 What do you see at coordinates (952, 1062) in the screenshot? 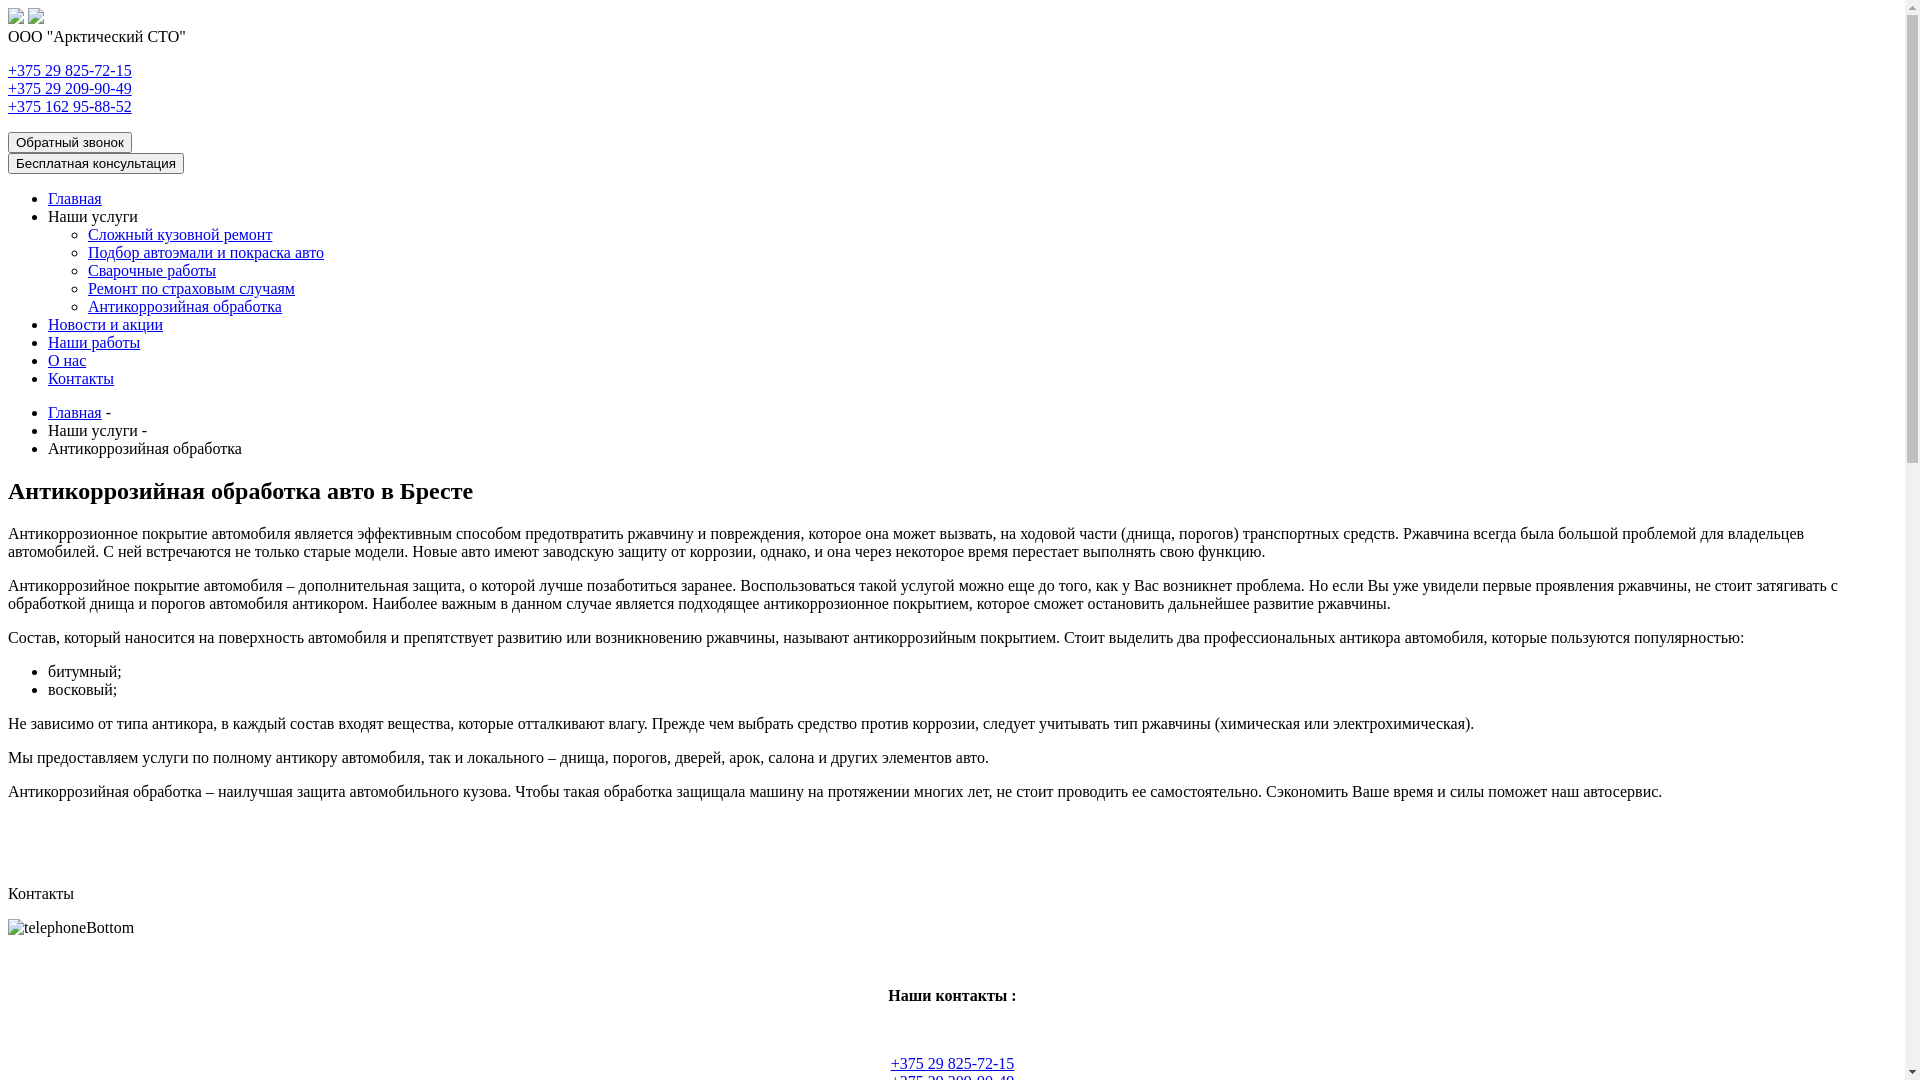
I see `'+375 29 825-72-15'` at bounding box center [952, 1062].